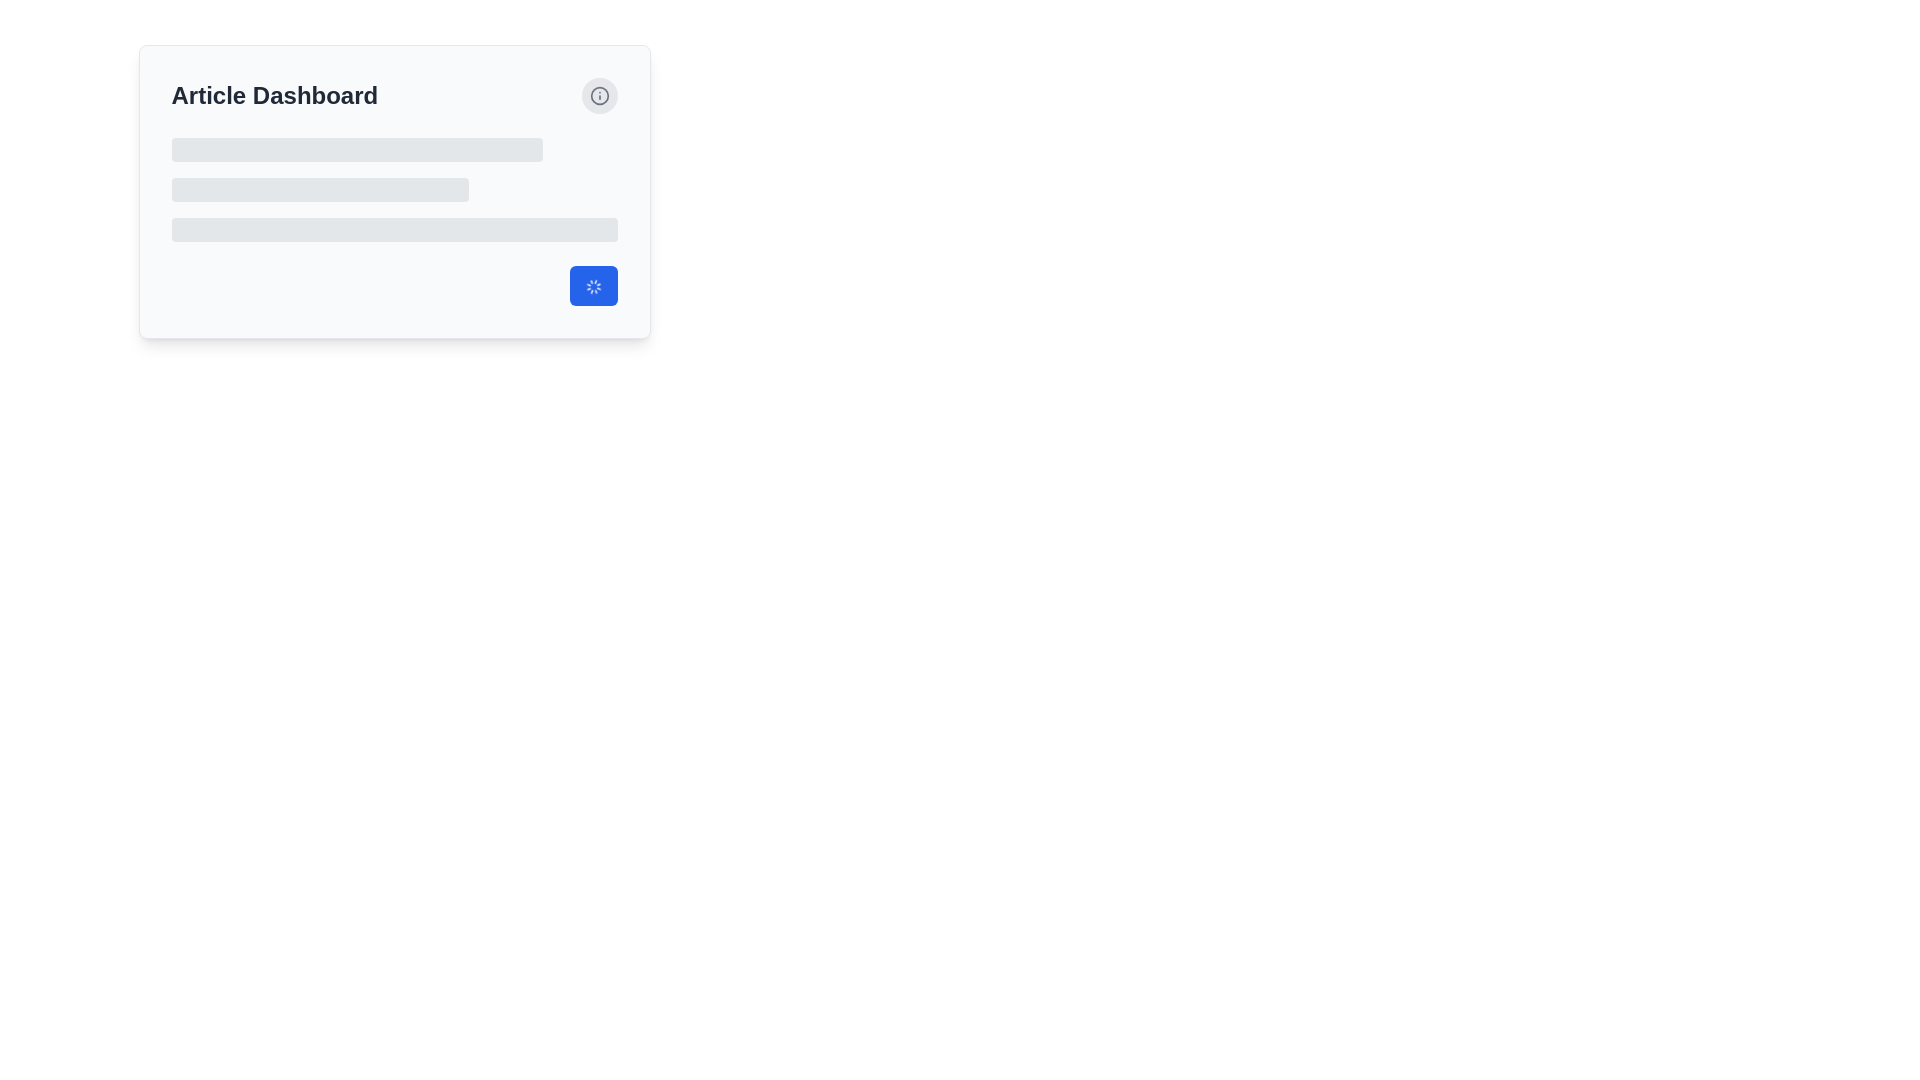 This screenshot has height=1080, width=1920. What do you see at coordinates (394, 285) in the screenshot?
I see `the loading indicator located at the bottom-right section of the 'Article Dashboard' card` at bounding box center [394, 285].